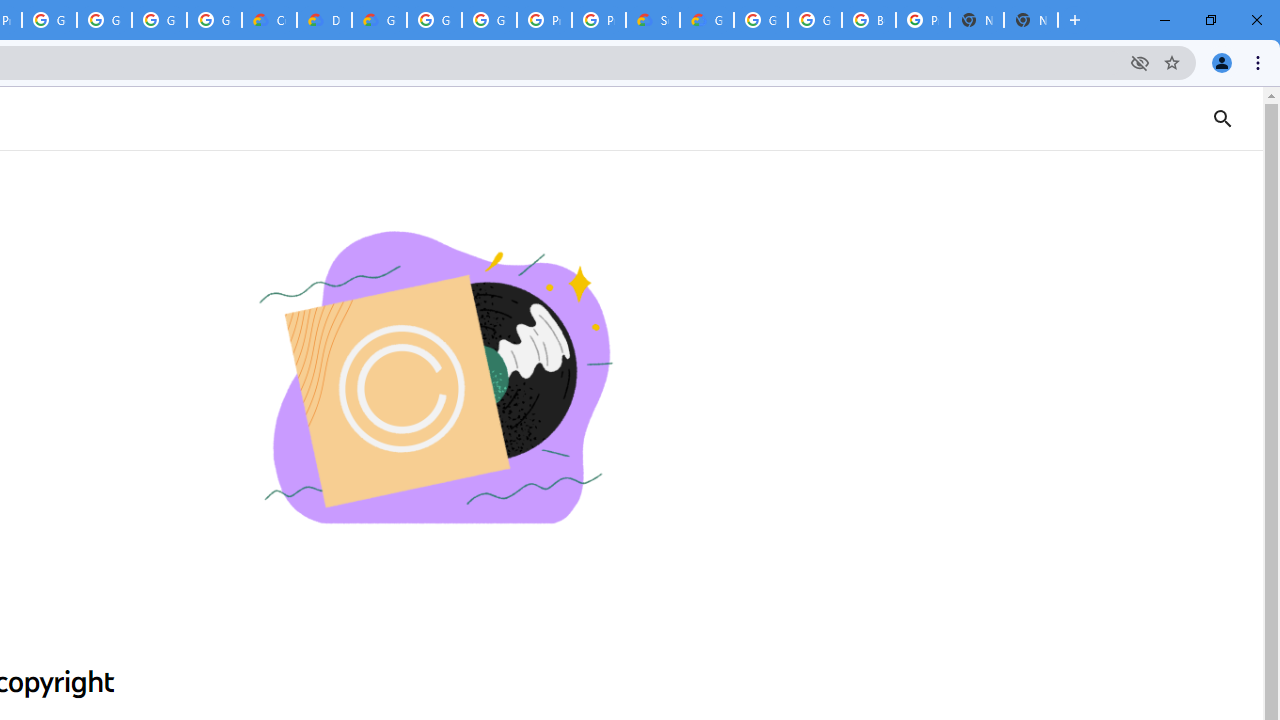 The height and width of the screenshot is (720, 1280). What do you see at coordinates (1031, 20) in the screenshot?
I see `'New Tab'` at bounding box center [1031, 20].